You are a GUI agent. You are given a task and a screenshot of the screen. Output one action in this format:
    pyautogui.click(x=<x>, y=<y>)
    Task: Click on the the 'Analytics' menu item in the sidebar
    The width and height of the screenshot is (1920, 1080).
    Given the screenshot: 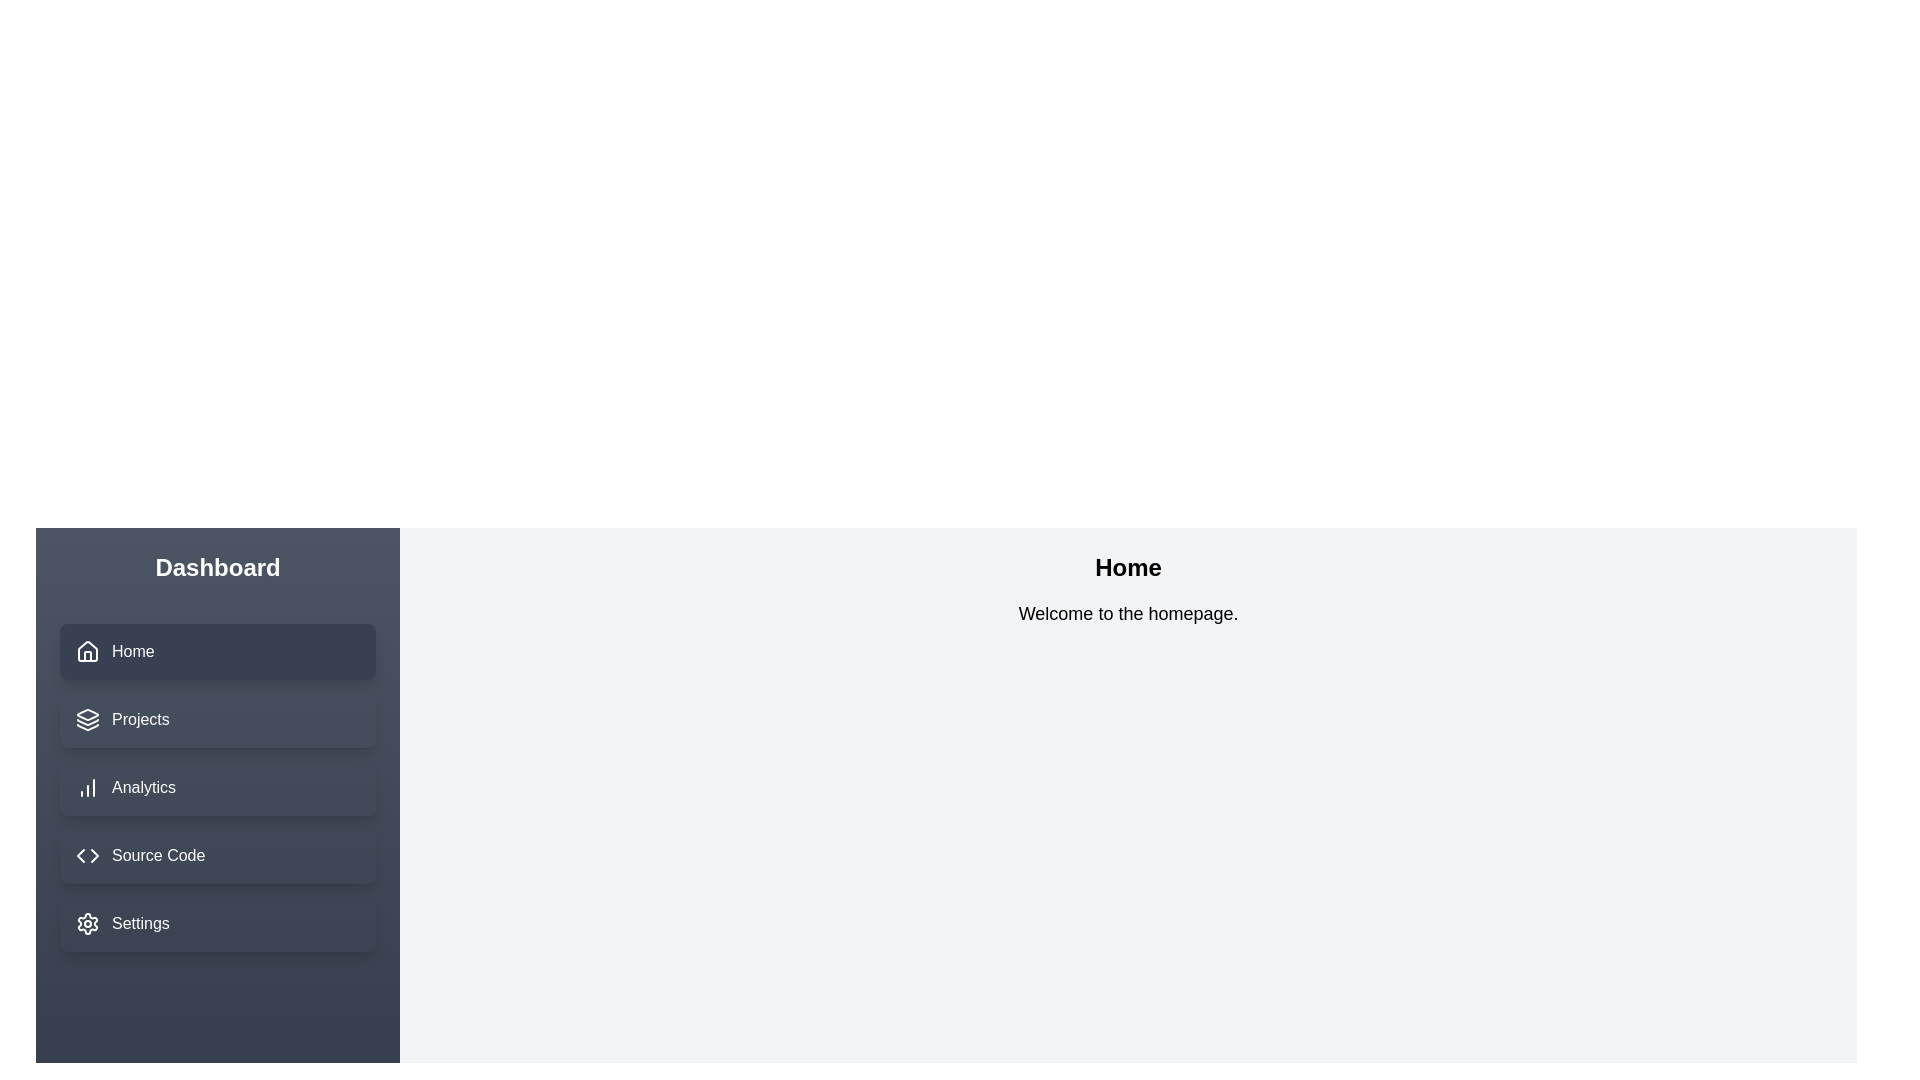 What is the action you would take?
    pyautogui.click(x=218, y=786)
    